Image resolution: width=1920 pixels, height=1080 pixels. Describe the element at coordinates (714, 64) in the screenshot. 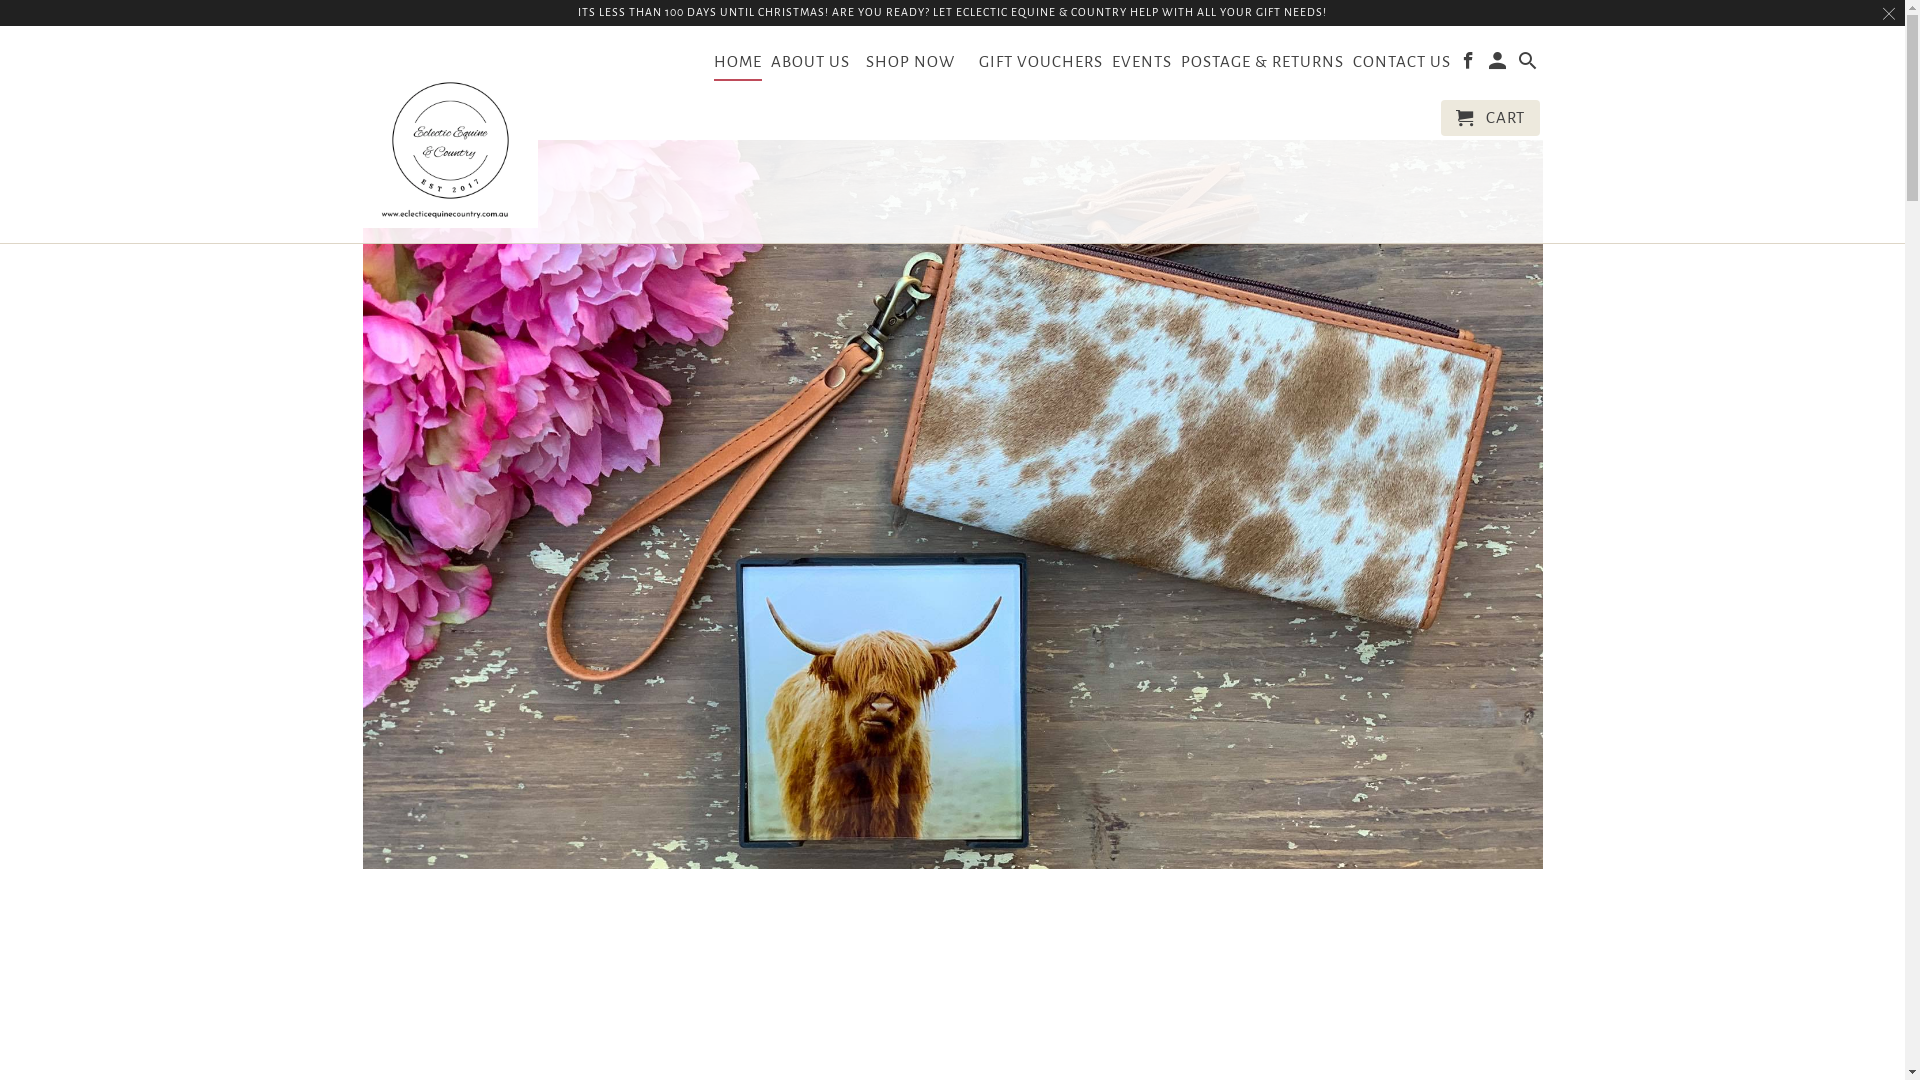

I see `'HOME'` at that location.